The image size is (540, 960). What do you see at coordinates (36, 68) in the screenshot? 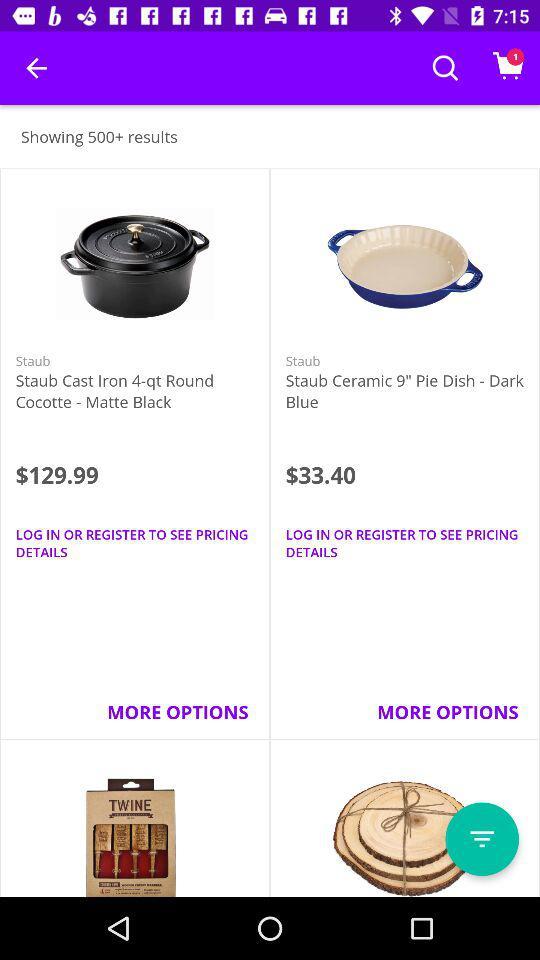
I see `item above showing 500+ results icon` at bounding box center [36, 68].